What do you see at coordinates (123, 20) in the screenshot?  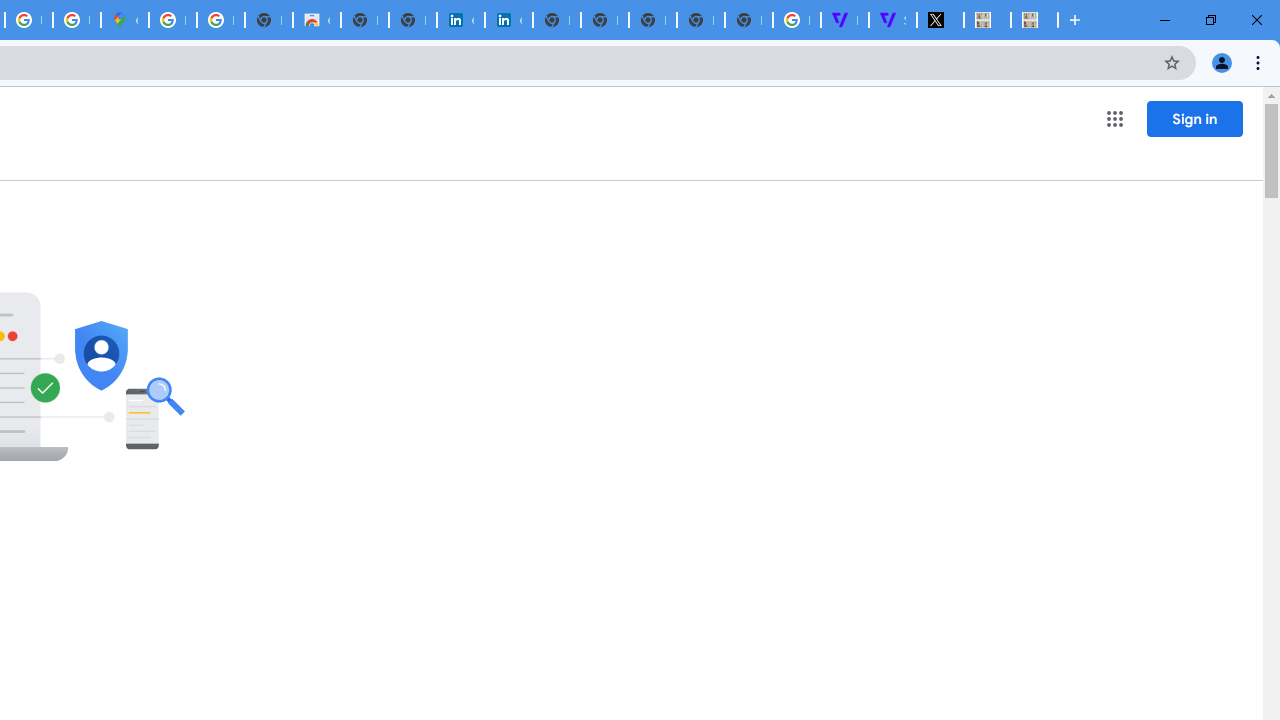 I see `'Google Maps'` at bounding box center [123, 20].